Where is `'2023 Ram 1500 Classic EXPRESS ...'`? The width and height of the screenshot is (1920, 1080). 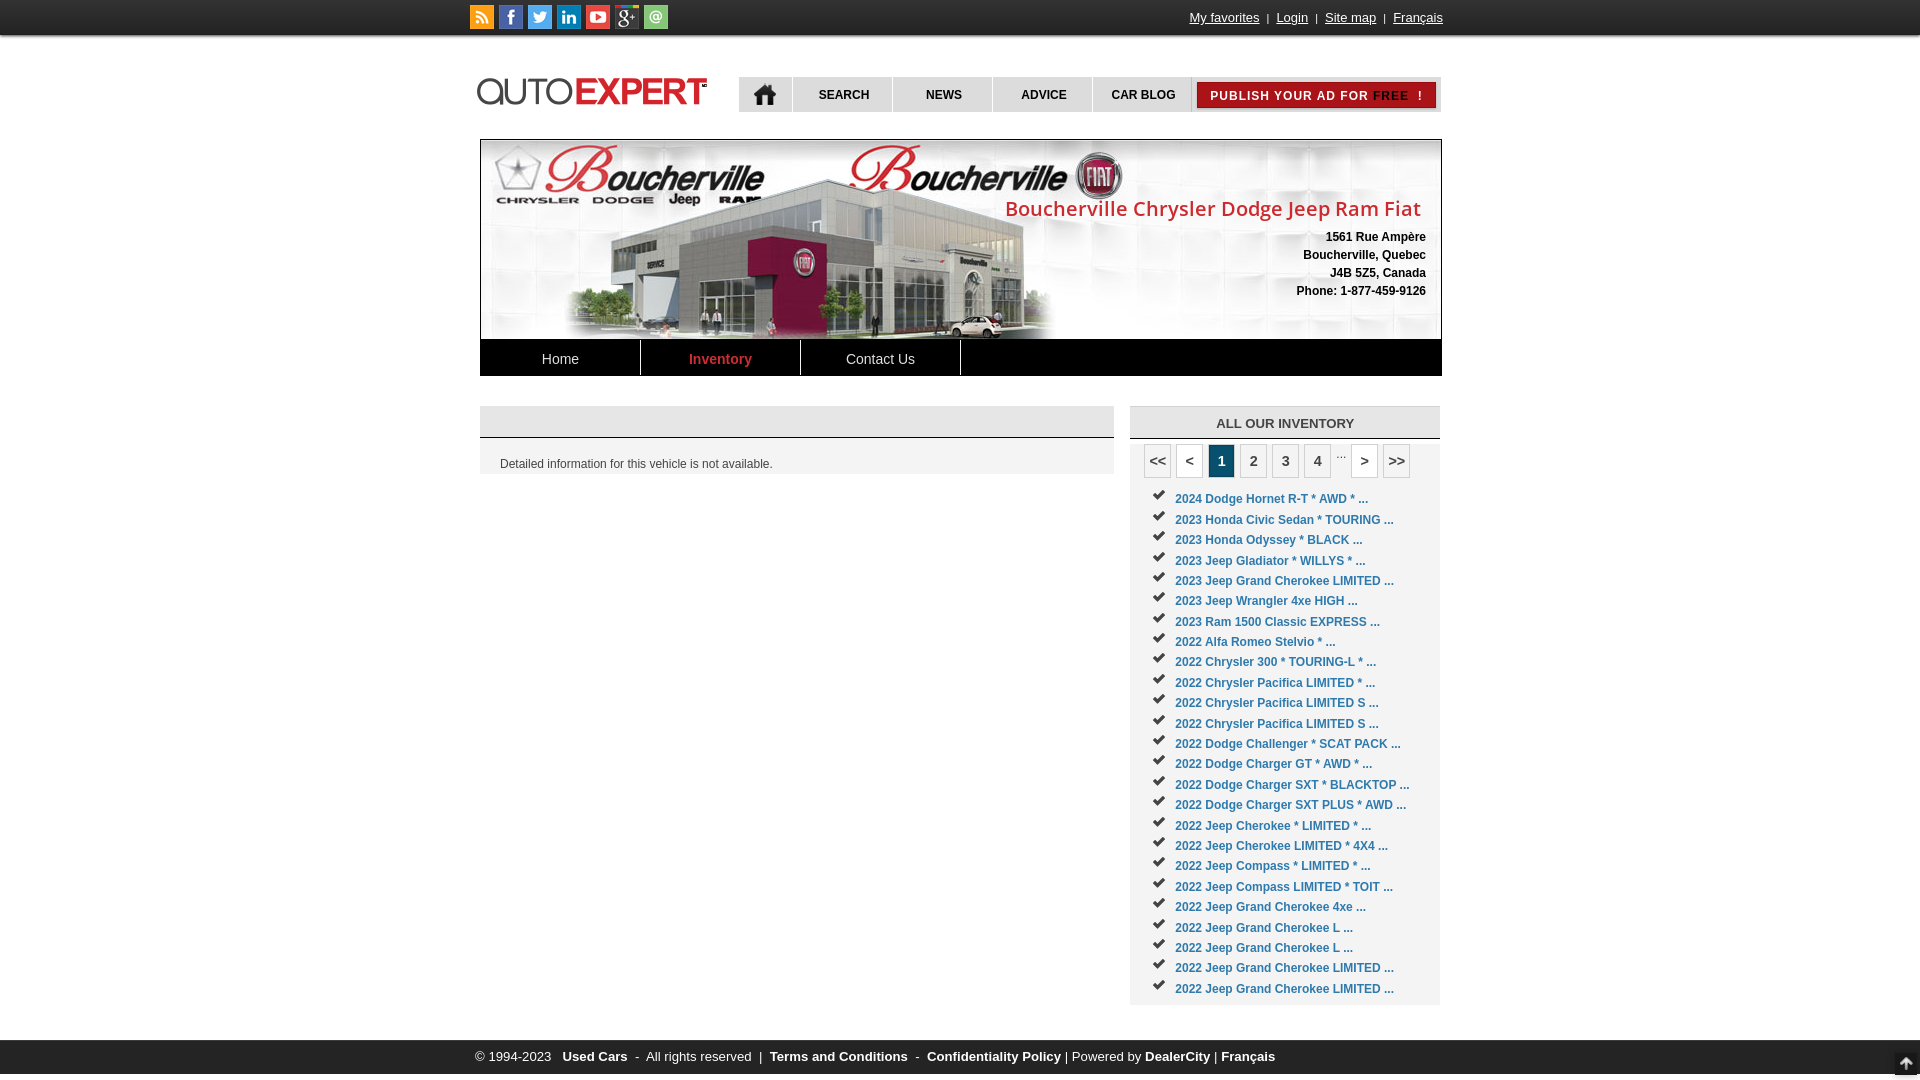 '2023 Ram 1500 Classic EXPRESS ...' is located at coordinates (1276, 620).